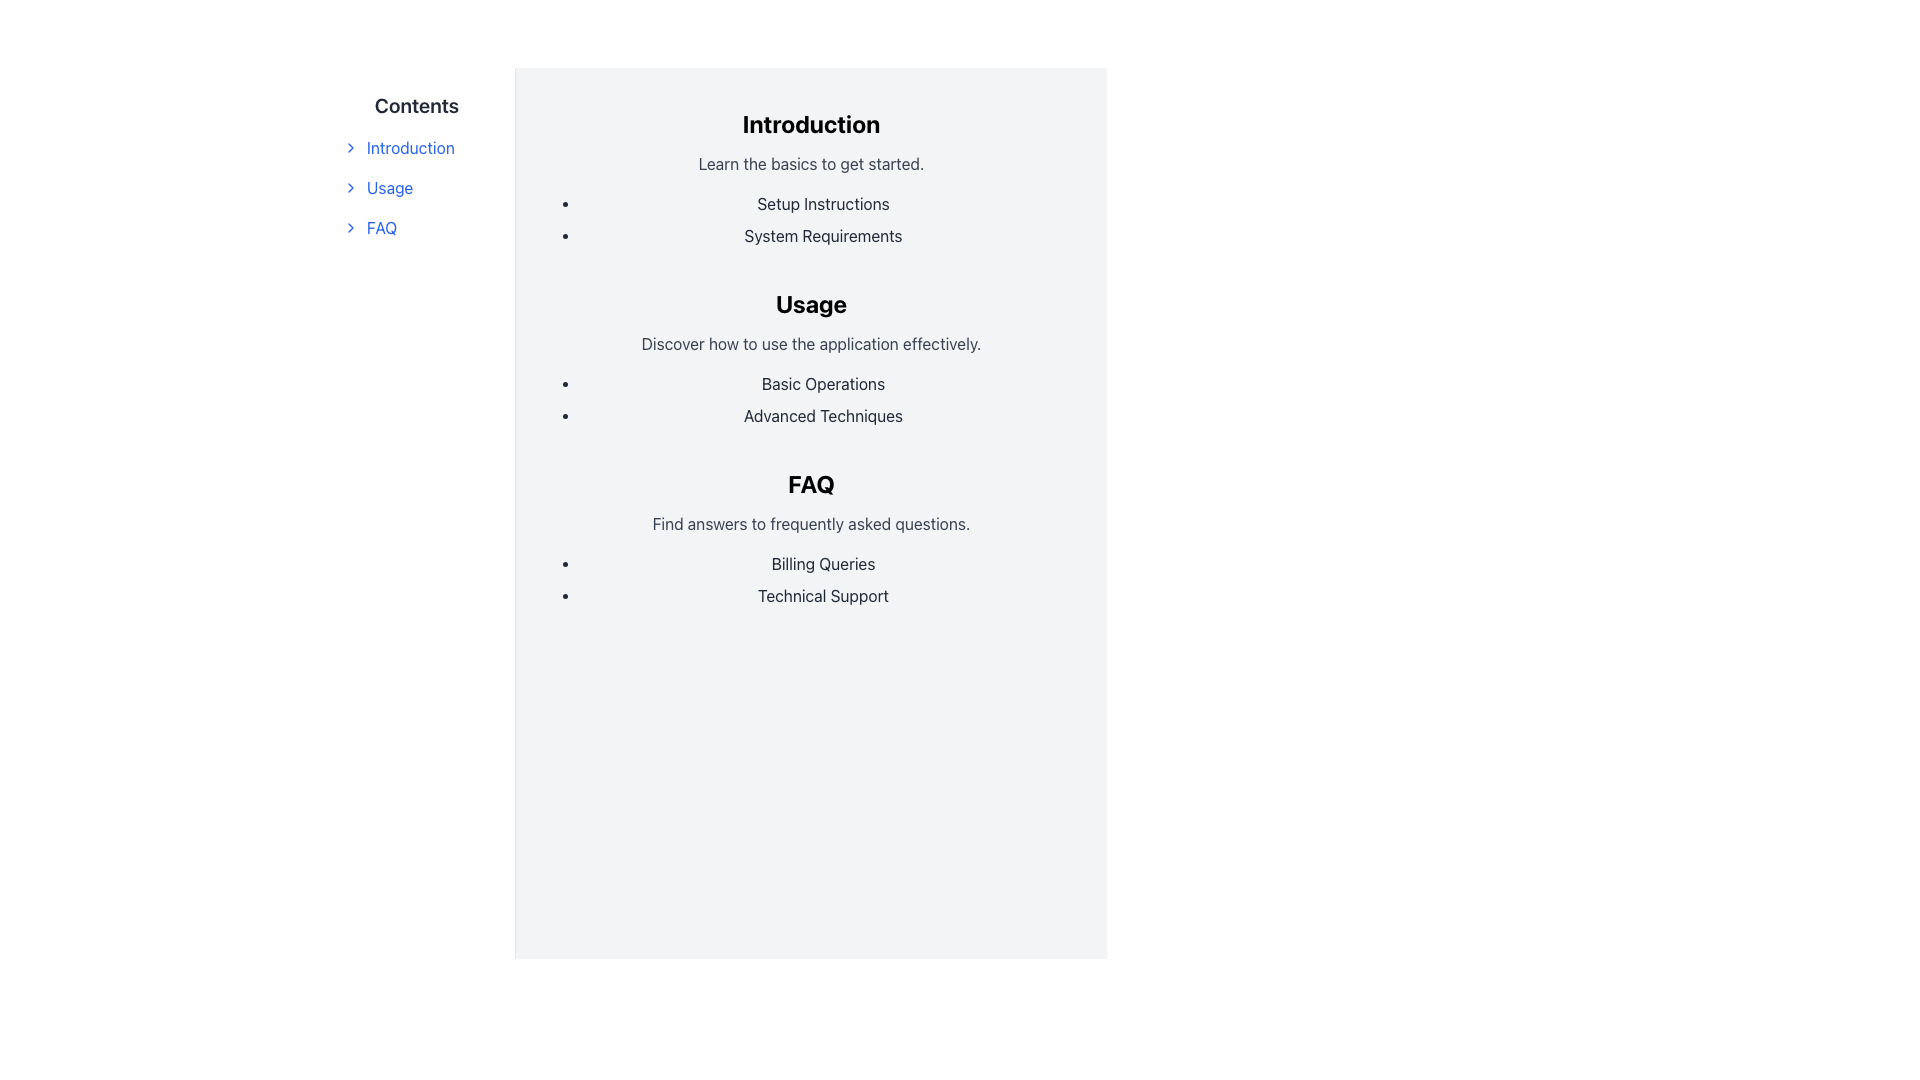 This screenshot has width=1920, height=1080. I want to click on the Text Label that provides introductory information about the section beneath the title 'Introduction', so click(811, 163).